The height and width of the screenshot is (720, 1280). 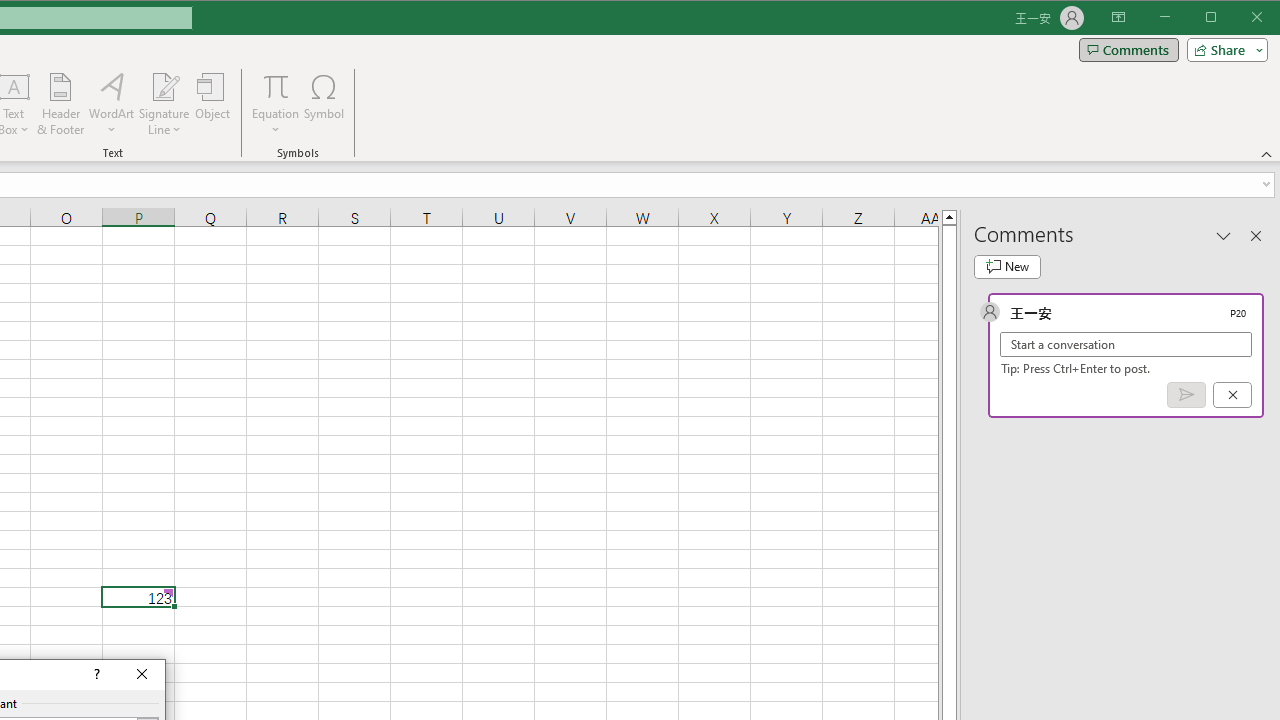 What do you see at coordinates (1126, 343) in the screenshot?
I see `'Start a conversation'` at bounding box center [1126, 343].